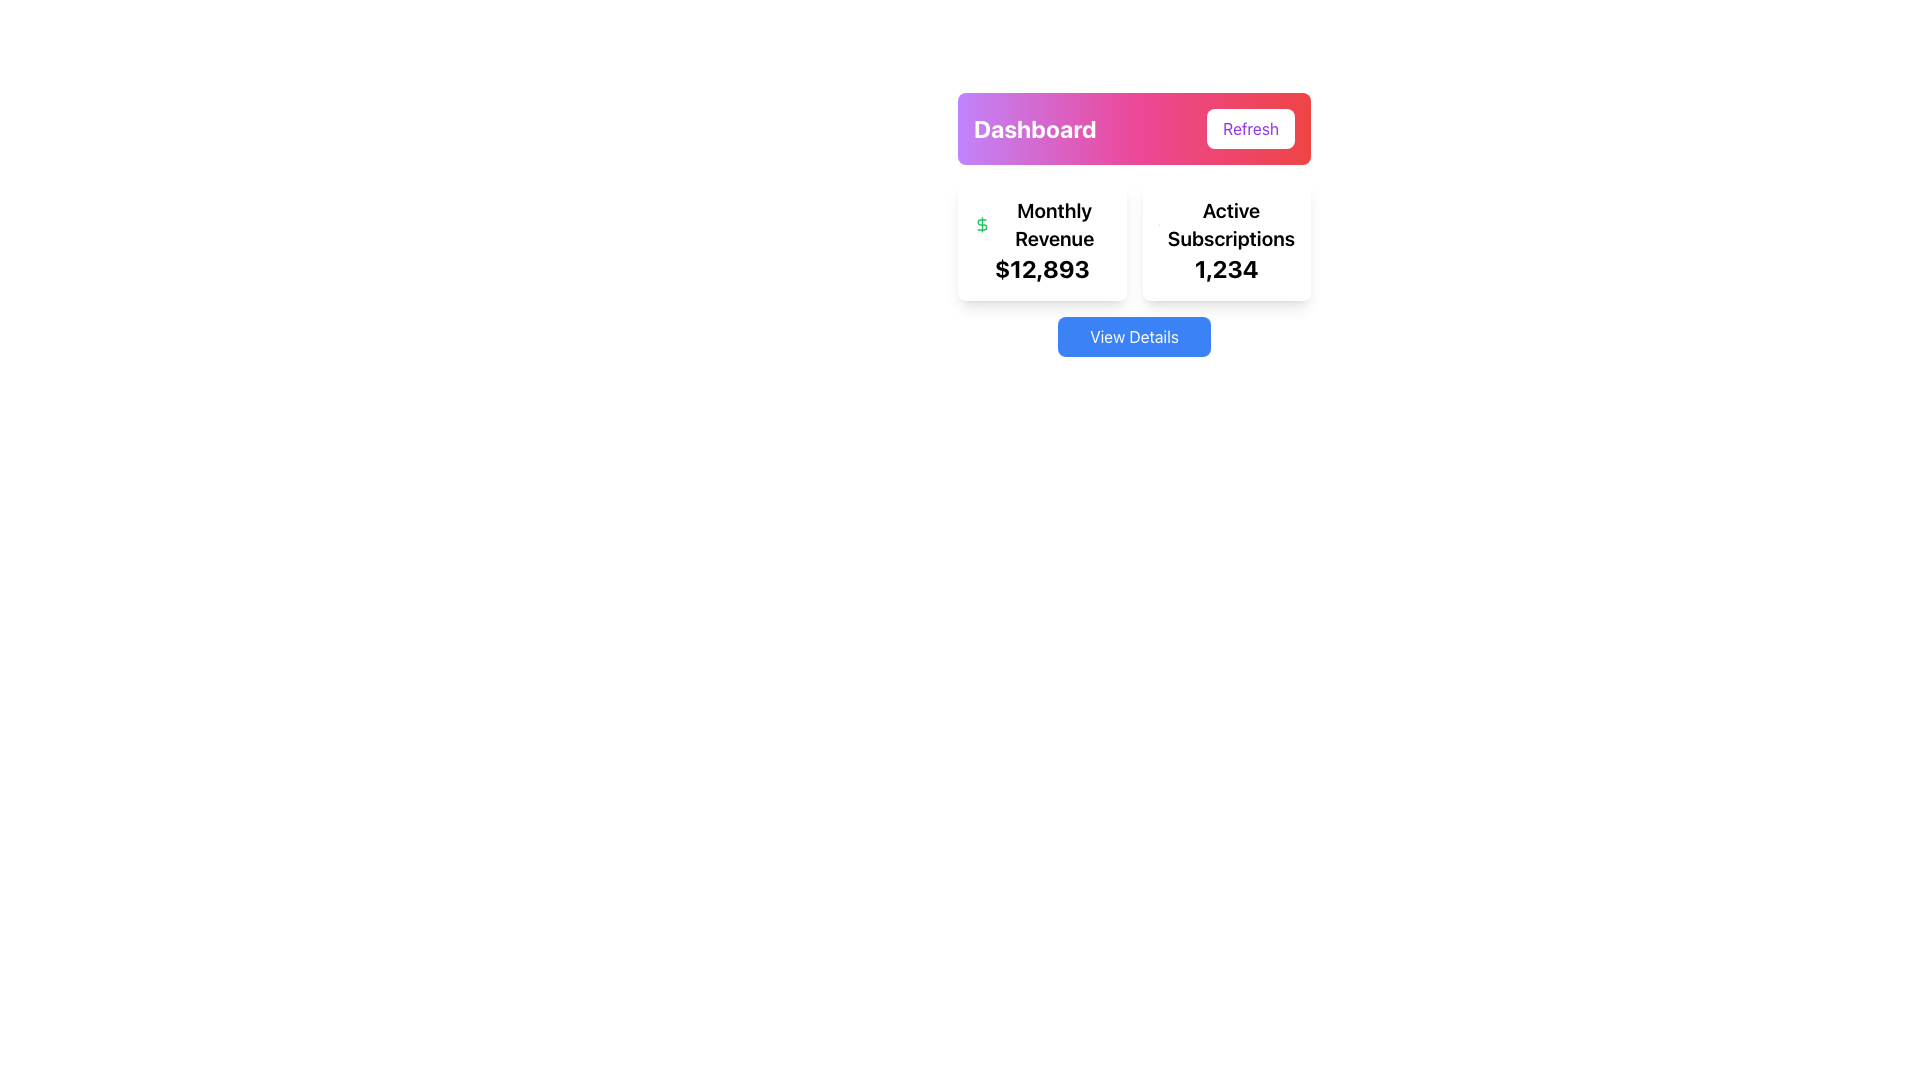 The width and height of the screenshot is (1920, 1080). I want to click on the text label indicating the revenue information, which is positioned at the top-left corner of a white card with rounded corners, so click(1041, 224).